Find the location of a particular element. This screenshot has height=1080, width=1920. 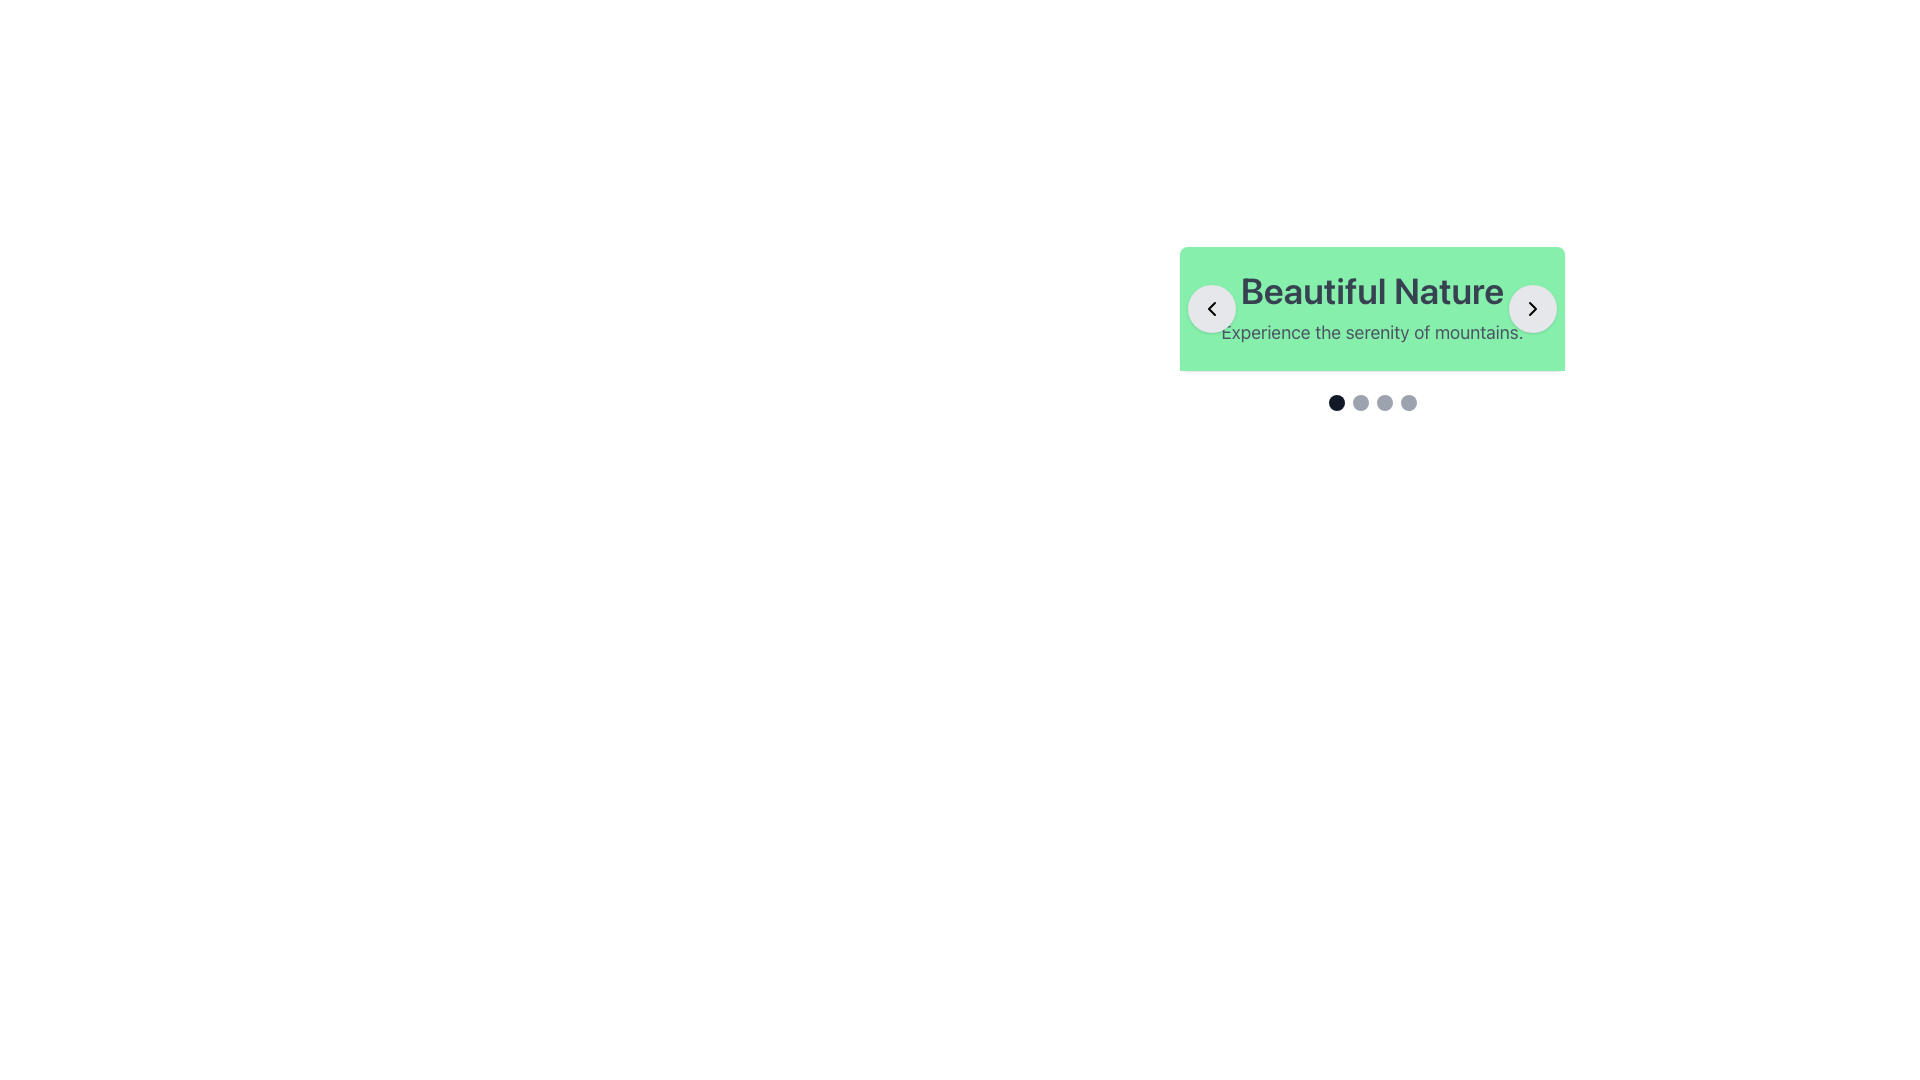

the left navigation Icon inside the circular Button is located at coordinates (1210, 308).